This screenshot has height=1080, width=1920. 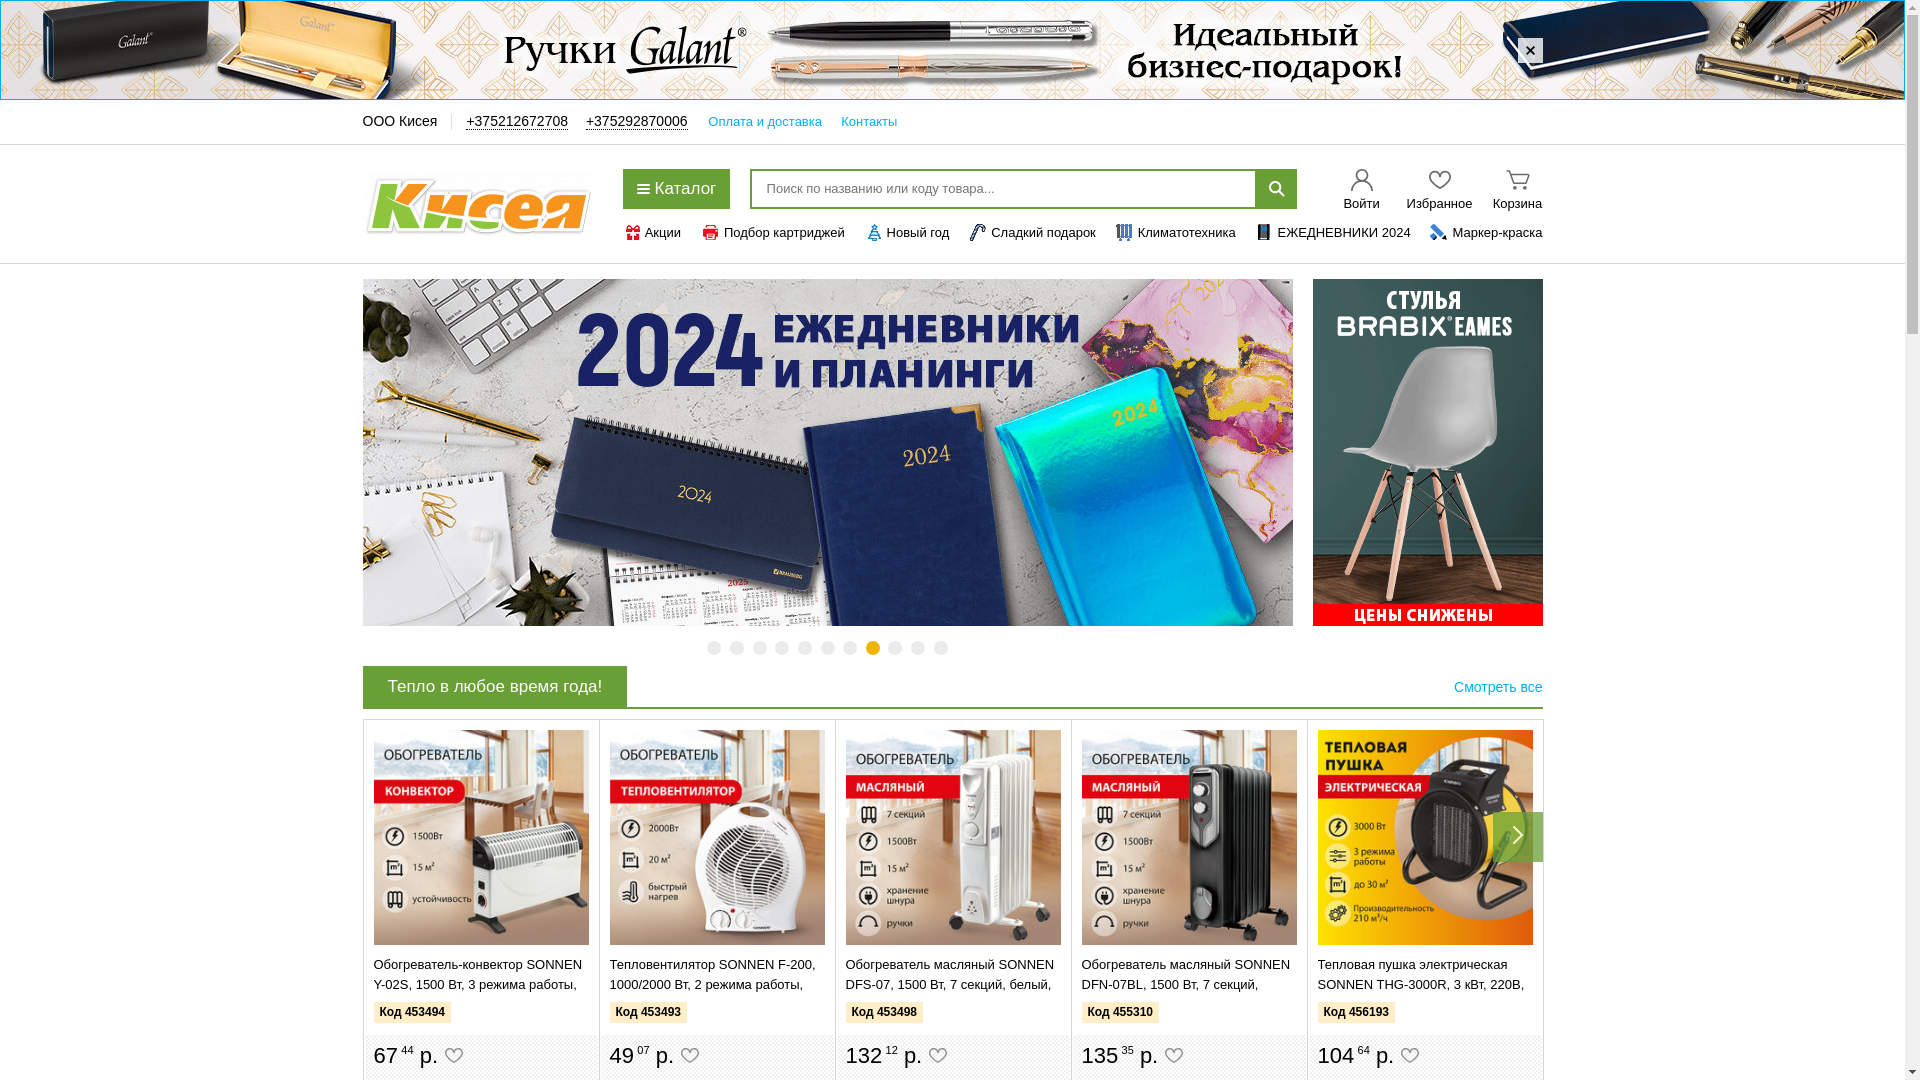 I want to click on '+375212672708', so click(x=517, y=121).